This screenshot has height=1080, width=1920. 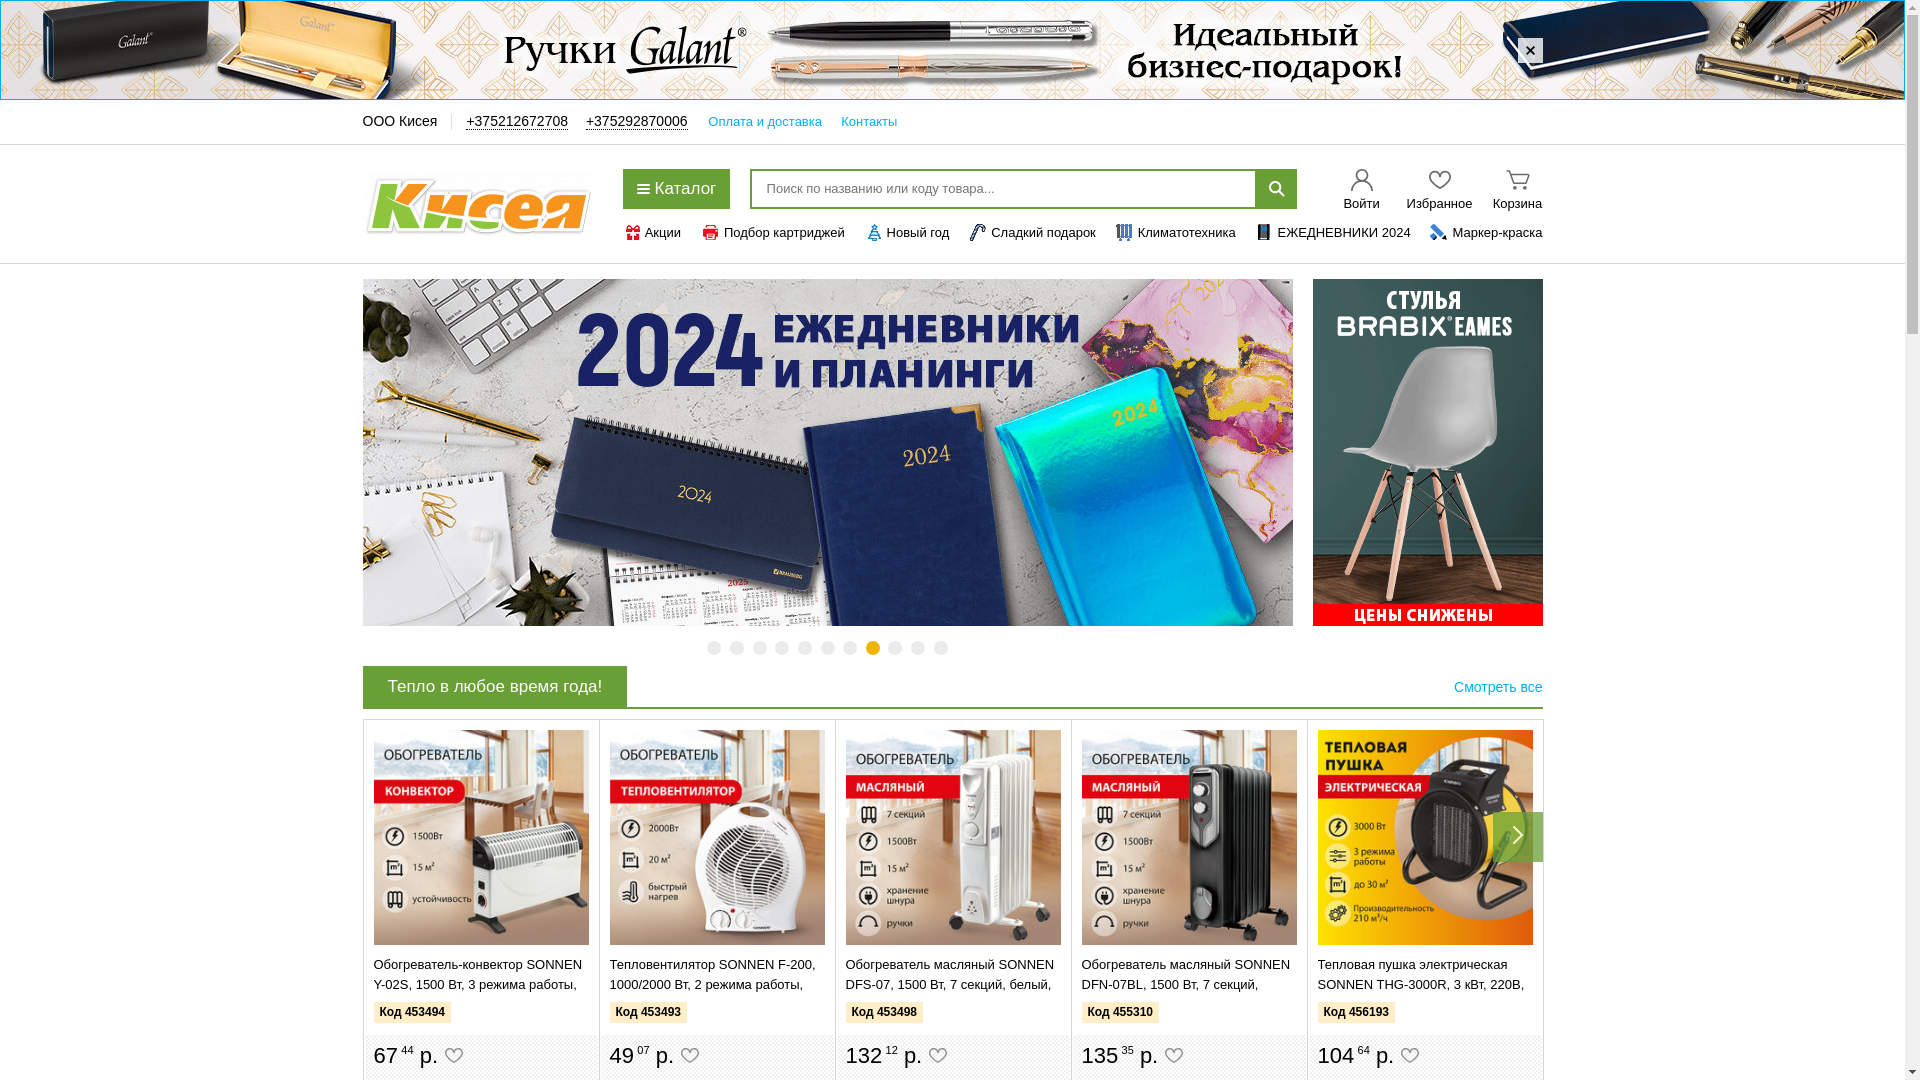 I want to click on '+375212672708', so click(x=517, y=121).